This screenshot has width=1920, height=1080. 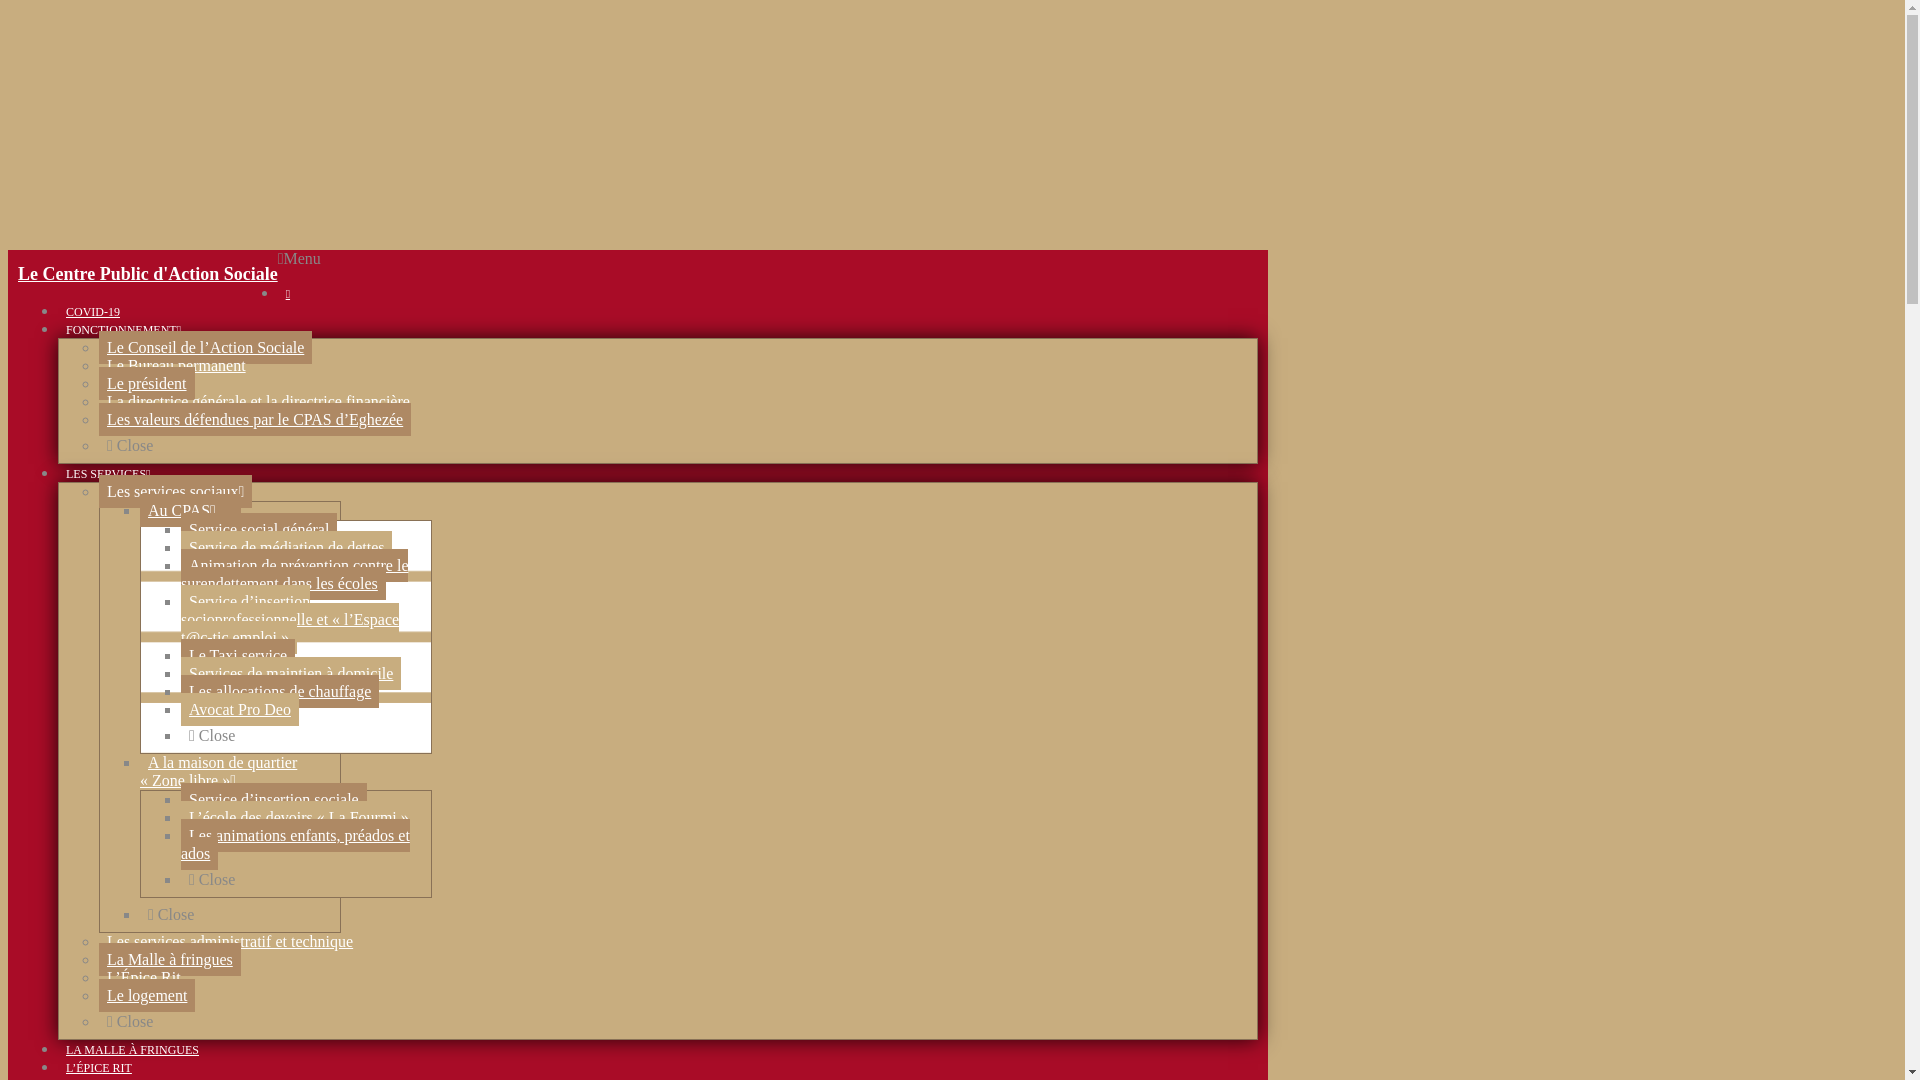 I want to click on 'Le Taxi service', so click(x=238, y=655).